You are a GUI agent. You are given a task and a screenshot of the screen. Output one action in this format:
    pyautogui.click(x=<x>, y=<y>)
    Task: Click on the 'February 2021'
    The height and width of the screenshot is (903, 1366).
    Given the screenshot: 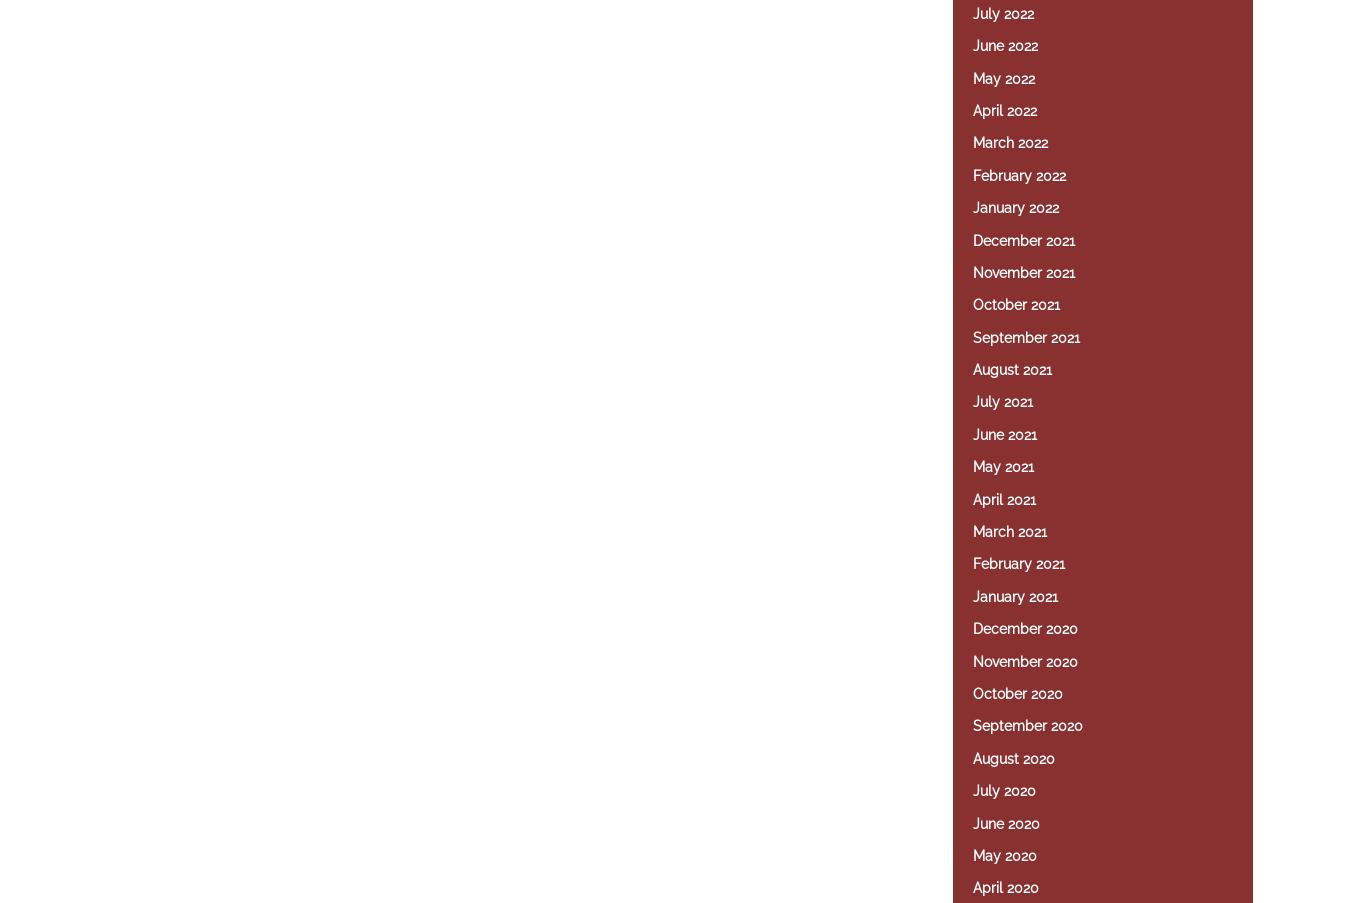 What is the action you would take?
    pyautogui.click(x=1019, y=563)
    